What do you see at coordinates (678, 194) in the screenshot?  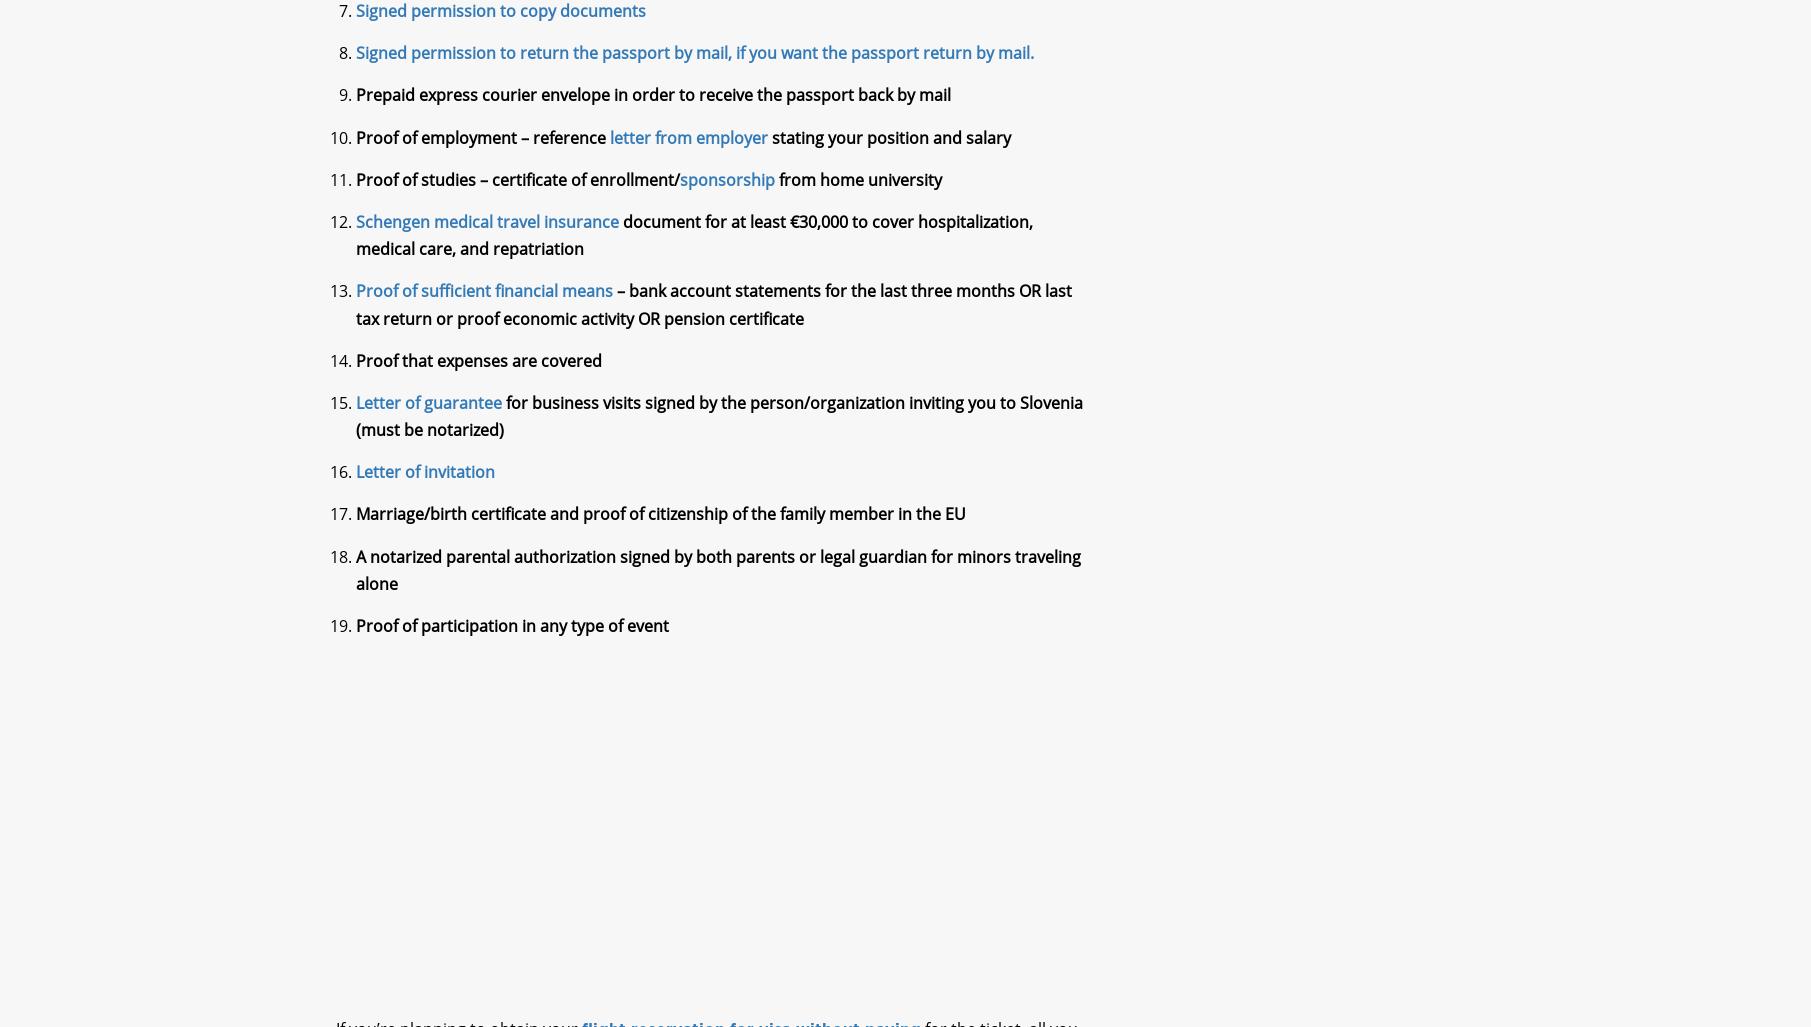 I see `'sponsorship'` at bounding box center [678, 194].